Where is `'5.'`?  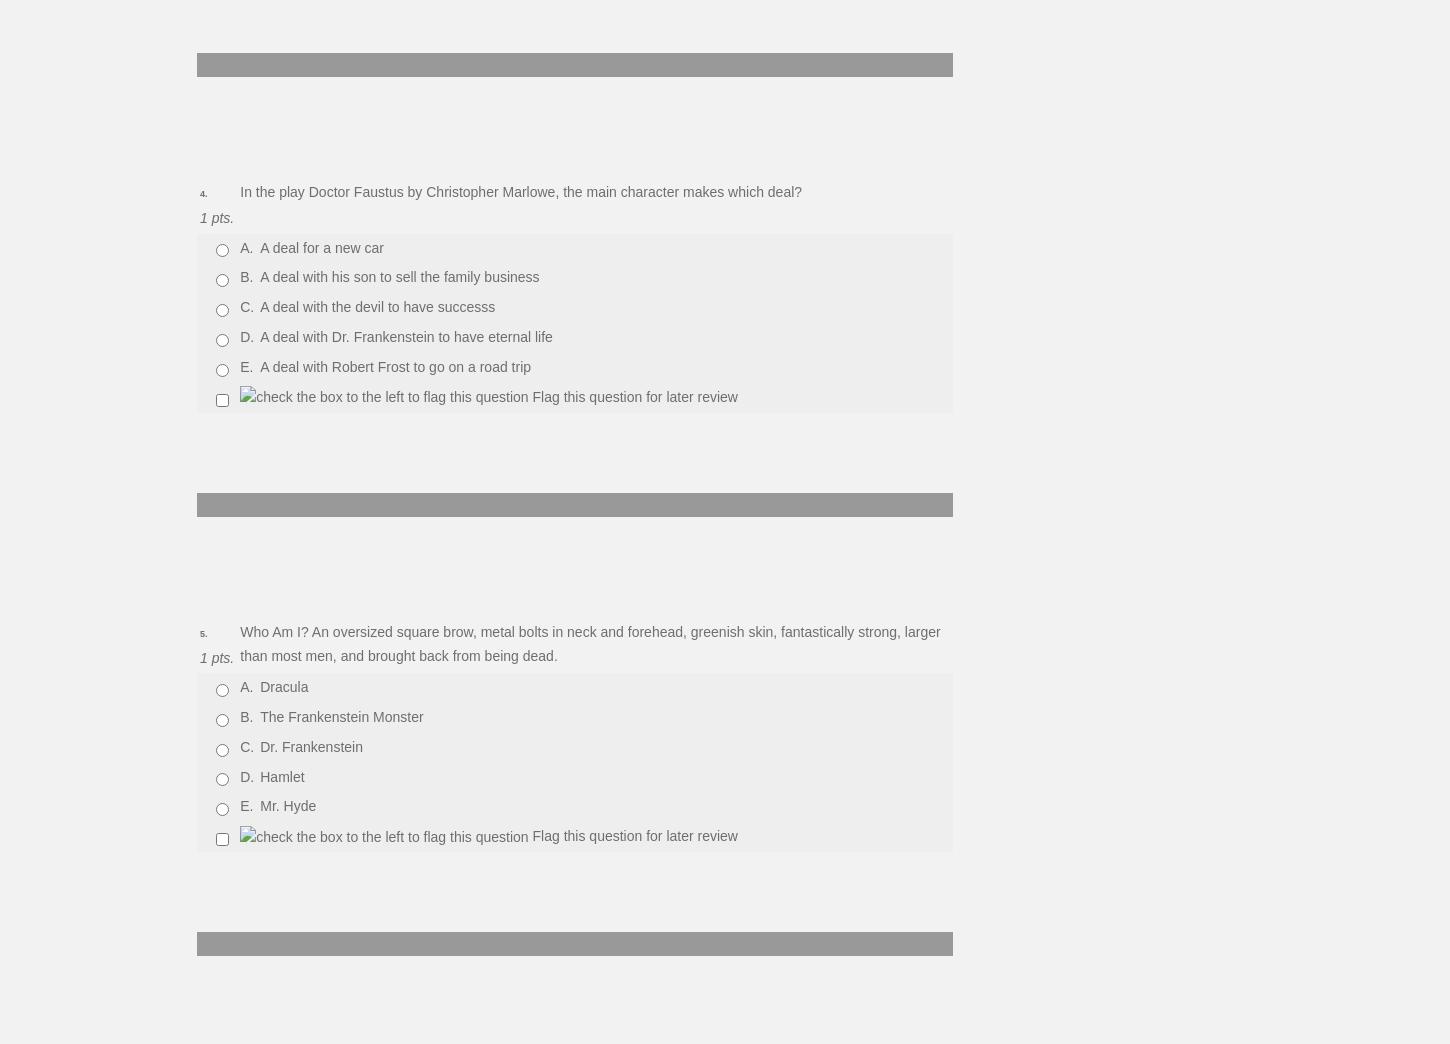
'5.' is located at coordinates (198, 632).